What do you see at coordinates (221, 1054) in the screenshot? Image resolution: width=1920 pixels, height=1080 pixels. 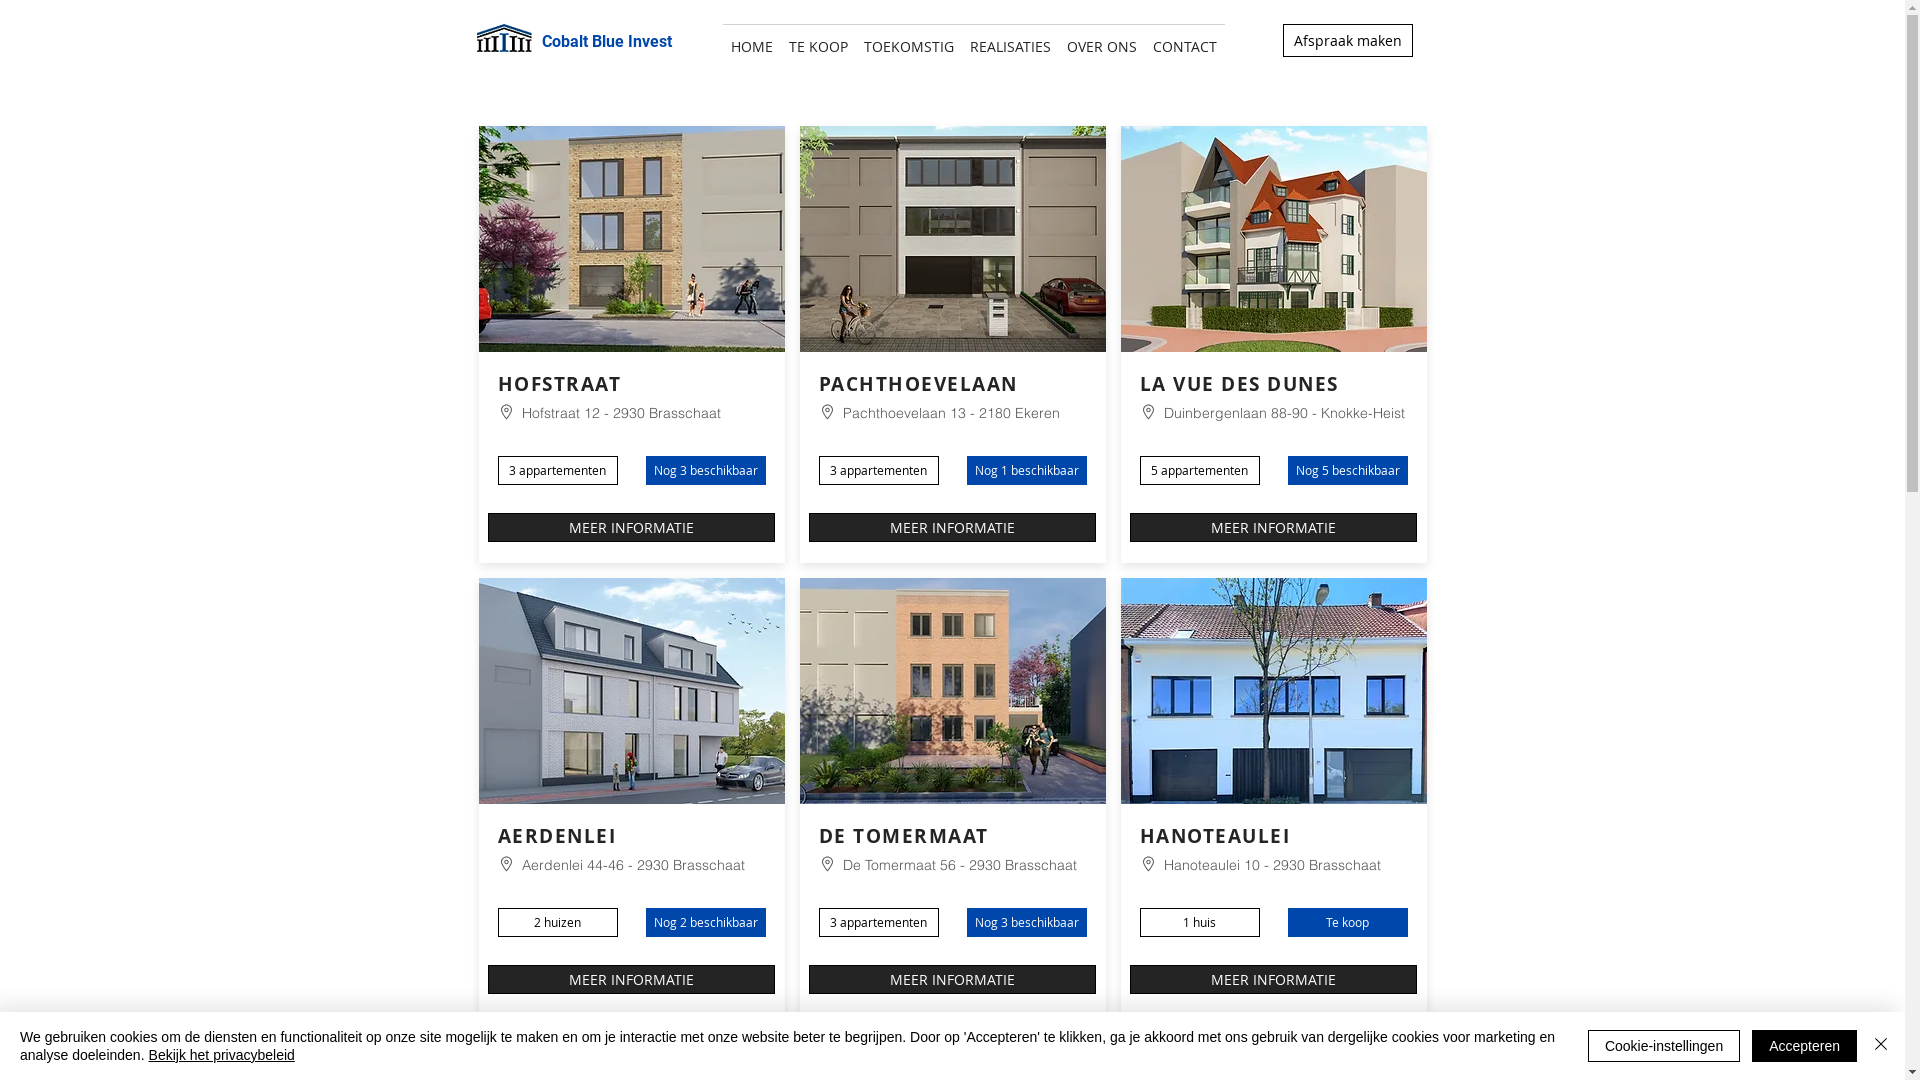 I see `'Bekijk het privacybeleid'` at bounding box center [221, 1054].